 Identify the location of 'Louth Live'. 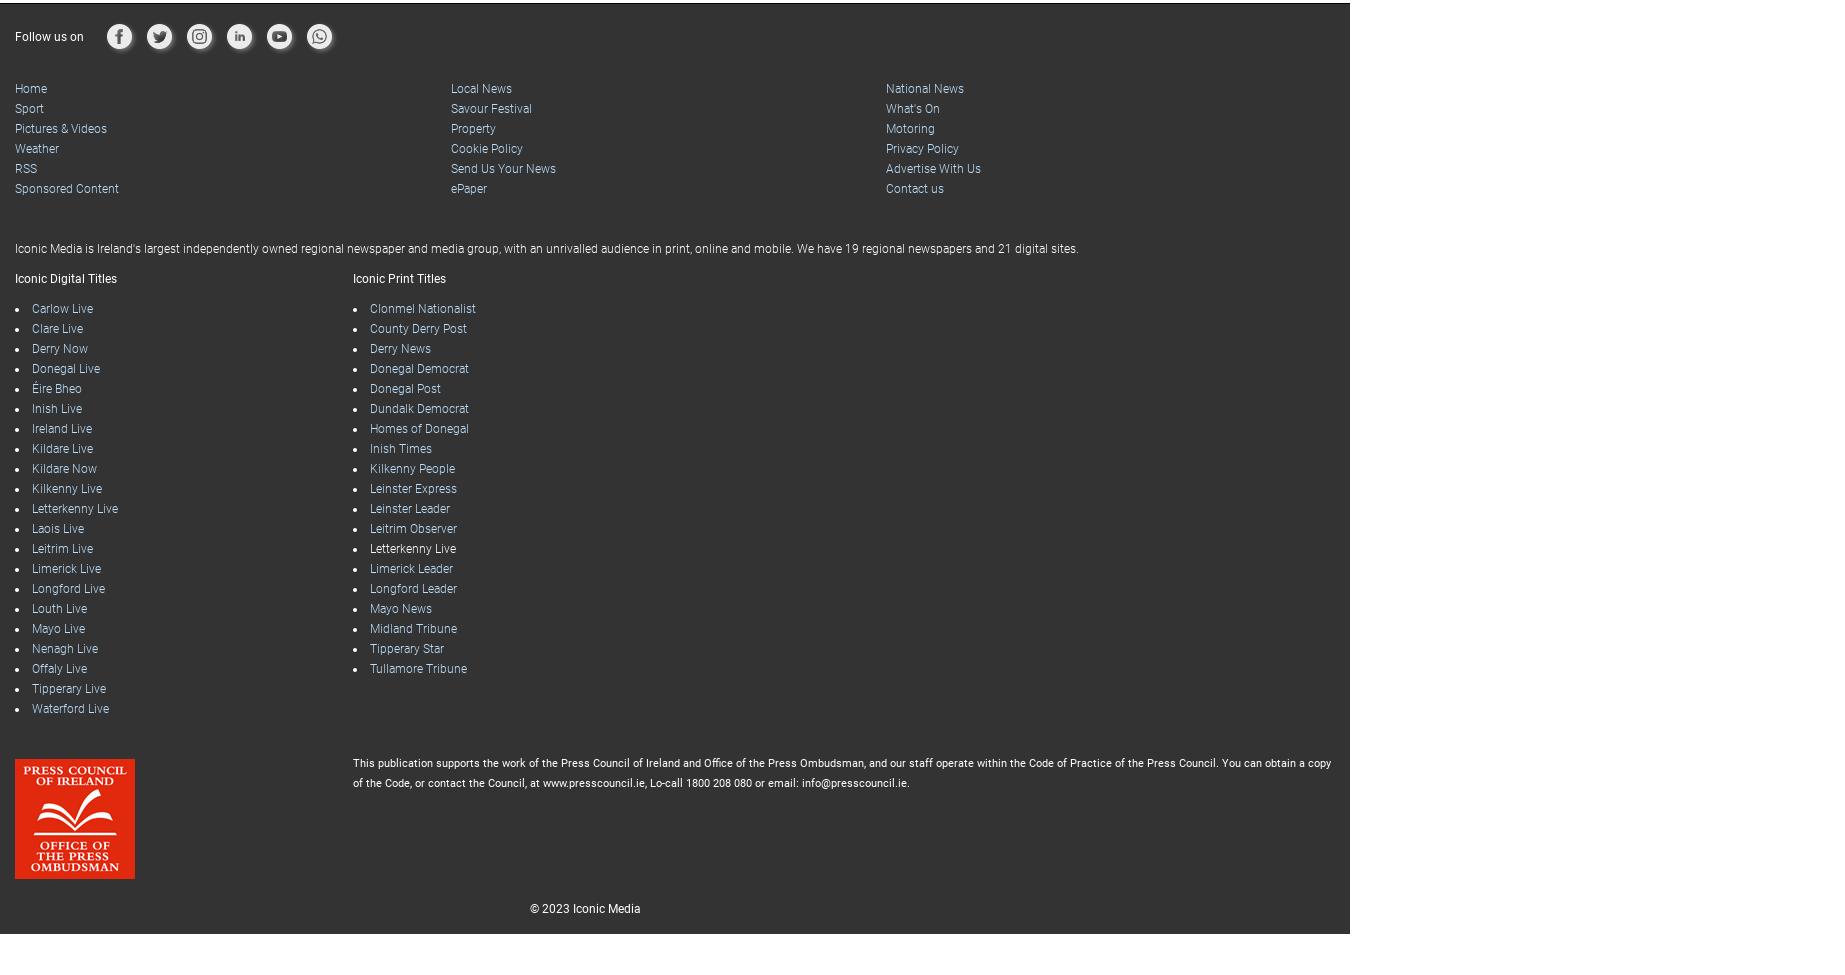
(59, 568).